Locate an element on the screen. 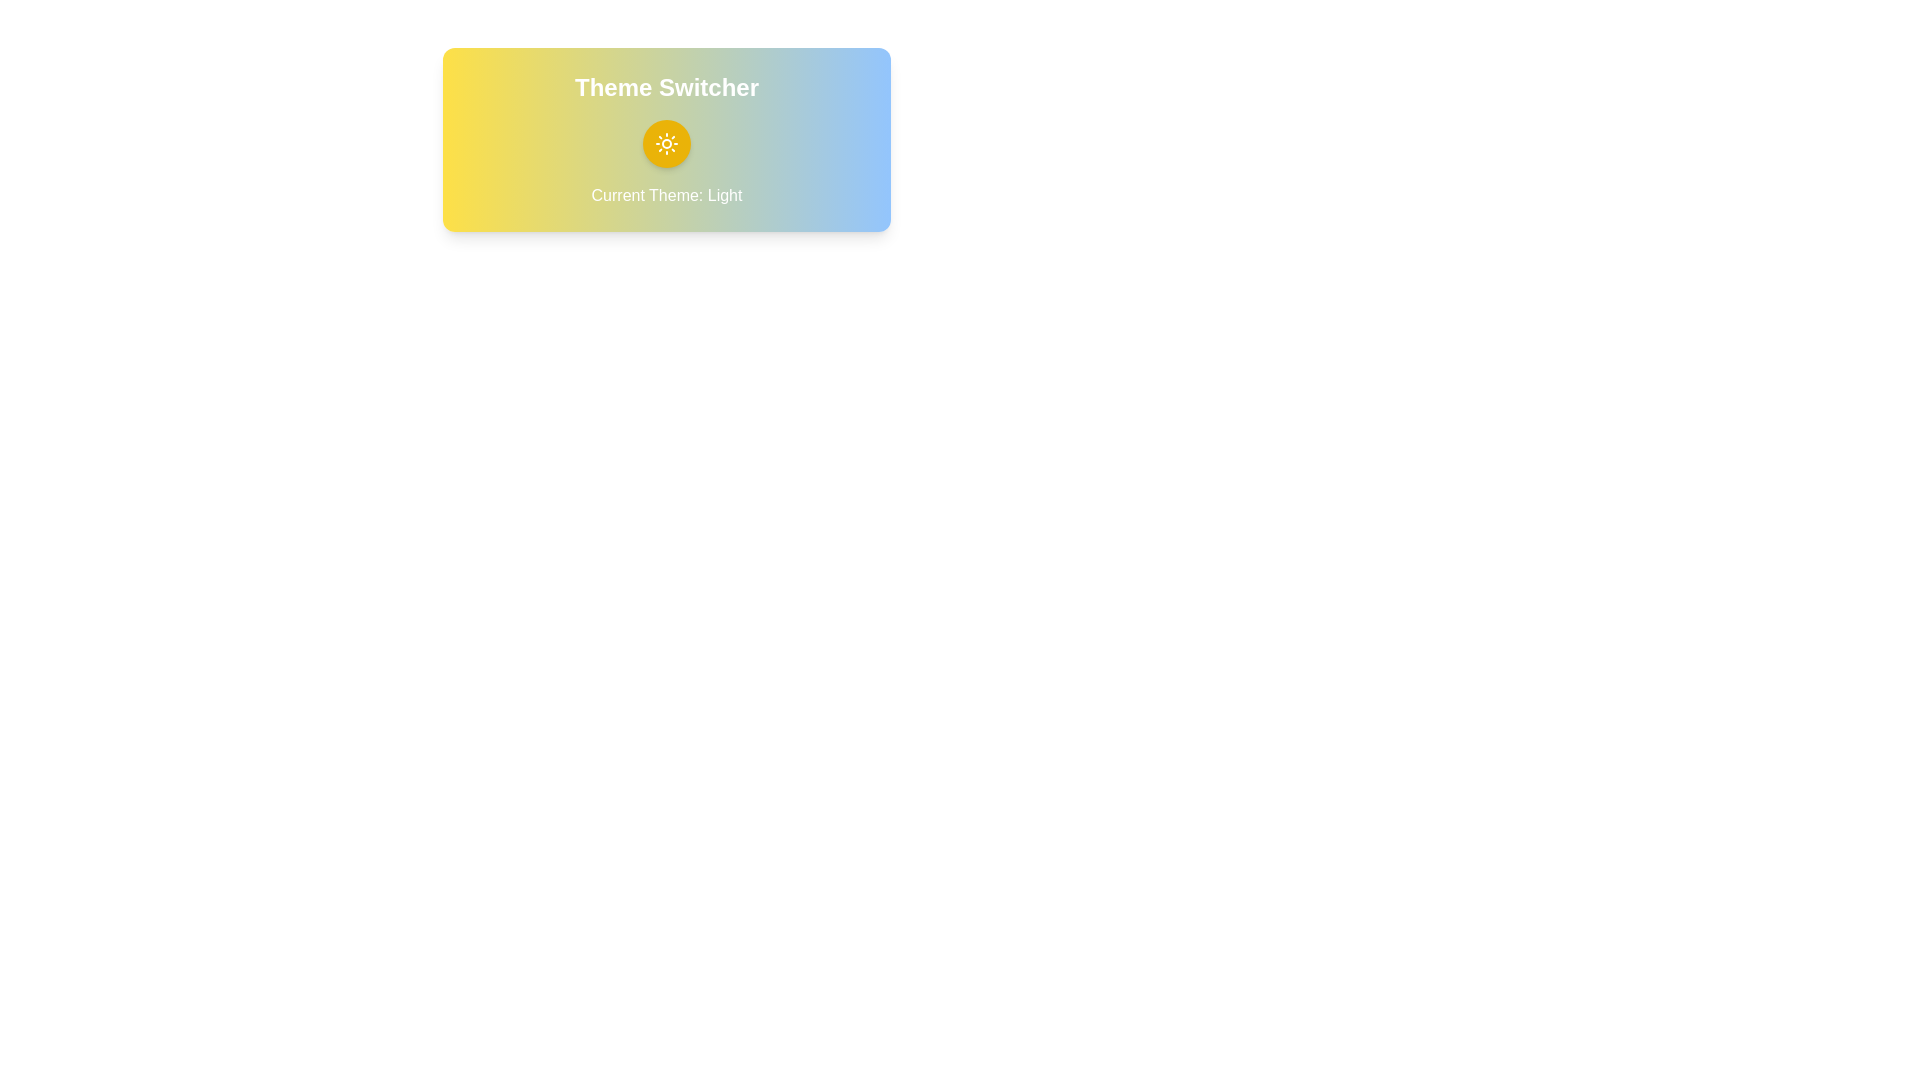 The image size is (1920, 1080). the theme toggle button located centrally below the text 'Theme Switcher' is located at coordinates (667, 142).